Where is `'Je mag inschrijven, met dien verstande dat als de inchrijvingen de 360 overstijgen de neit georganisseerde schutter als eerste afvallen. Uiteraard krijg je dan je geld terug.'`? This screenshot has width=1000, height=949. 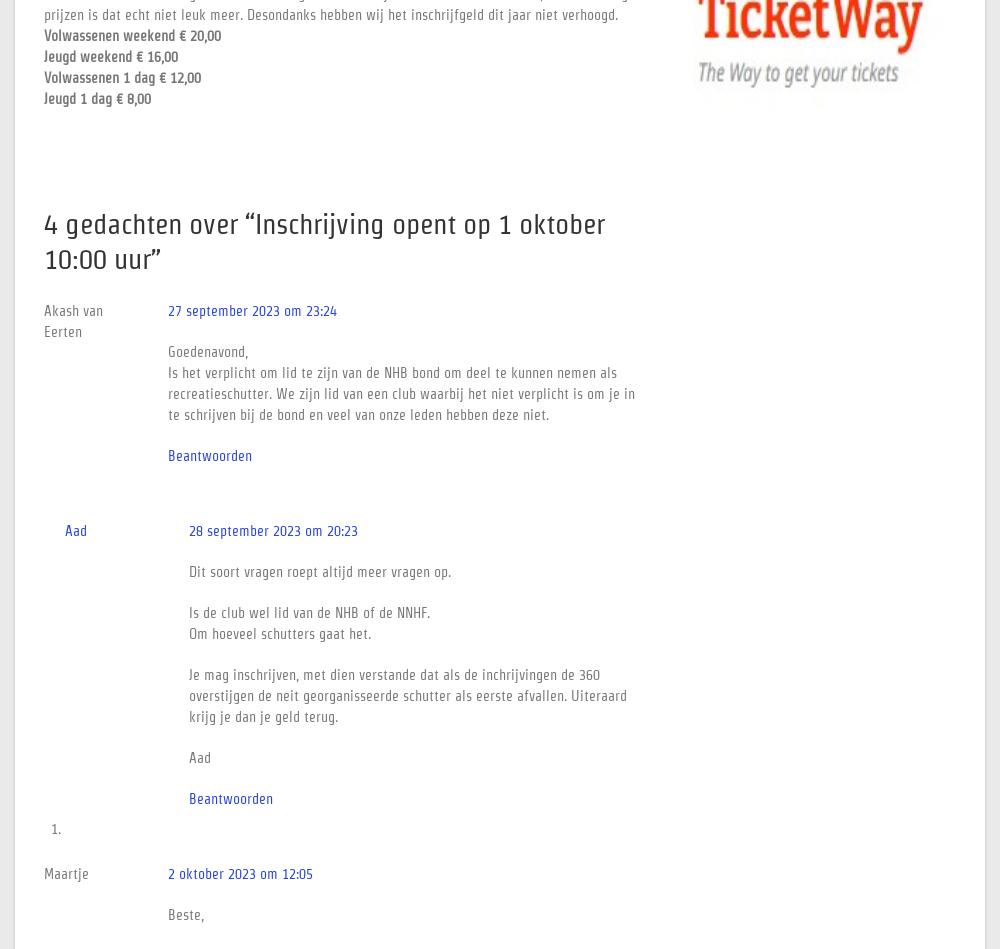 'Je mag inschrijven, met dien verstande dat als de inchrijvingen de 360 overstijgen de neit georganisseerde schutter als eerste afvallen. Uiteraard krijg je dan je geld terug.' is located at coordinates (408, 695).